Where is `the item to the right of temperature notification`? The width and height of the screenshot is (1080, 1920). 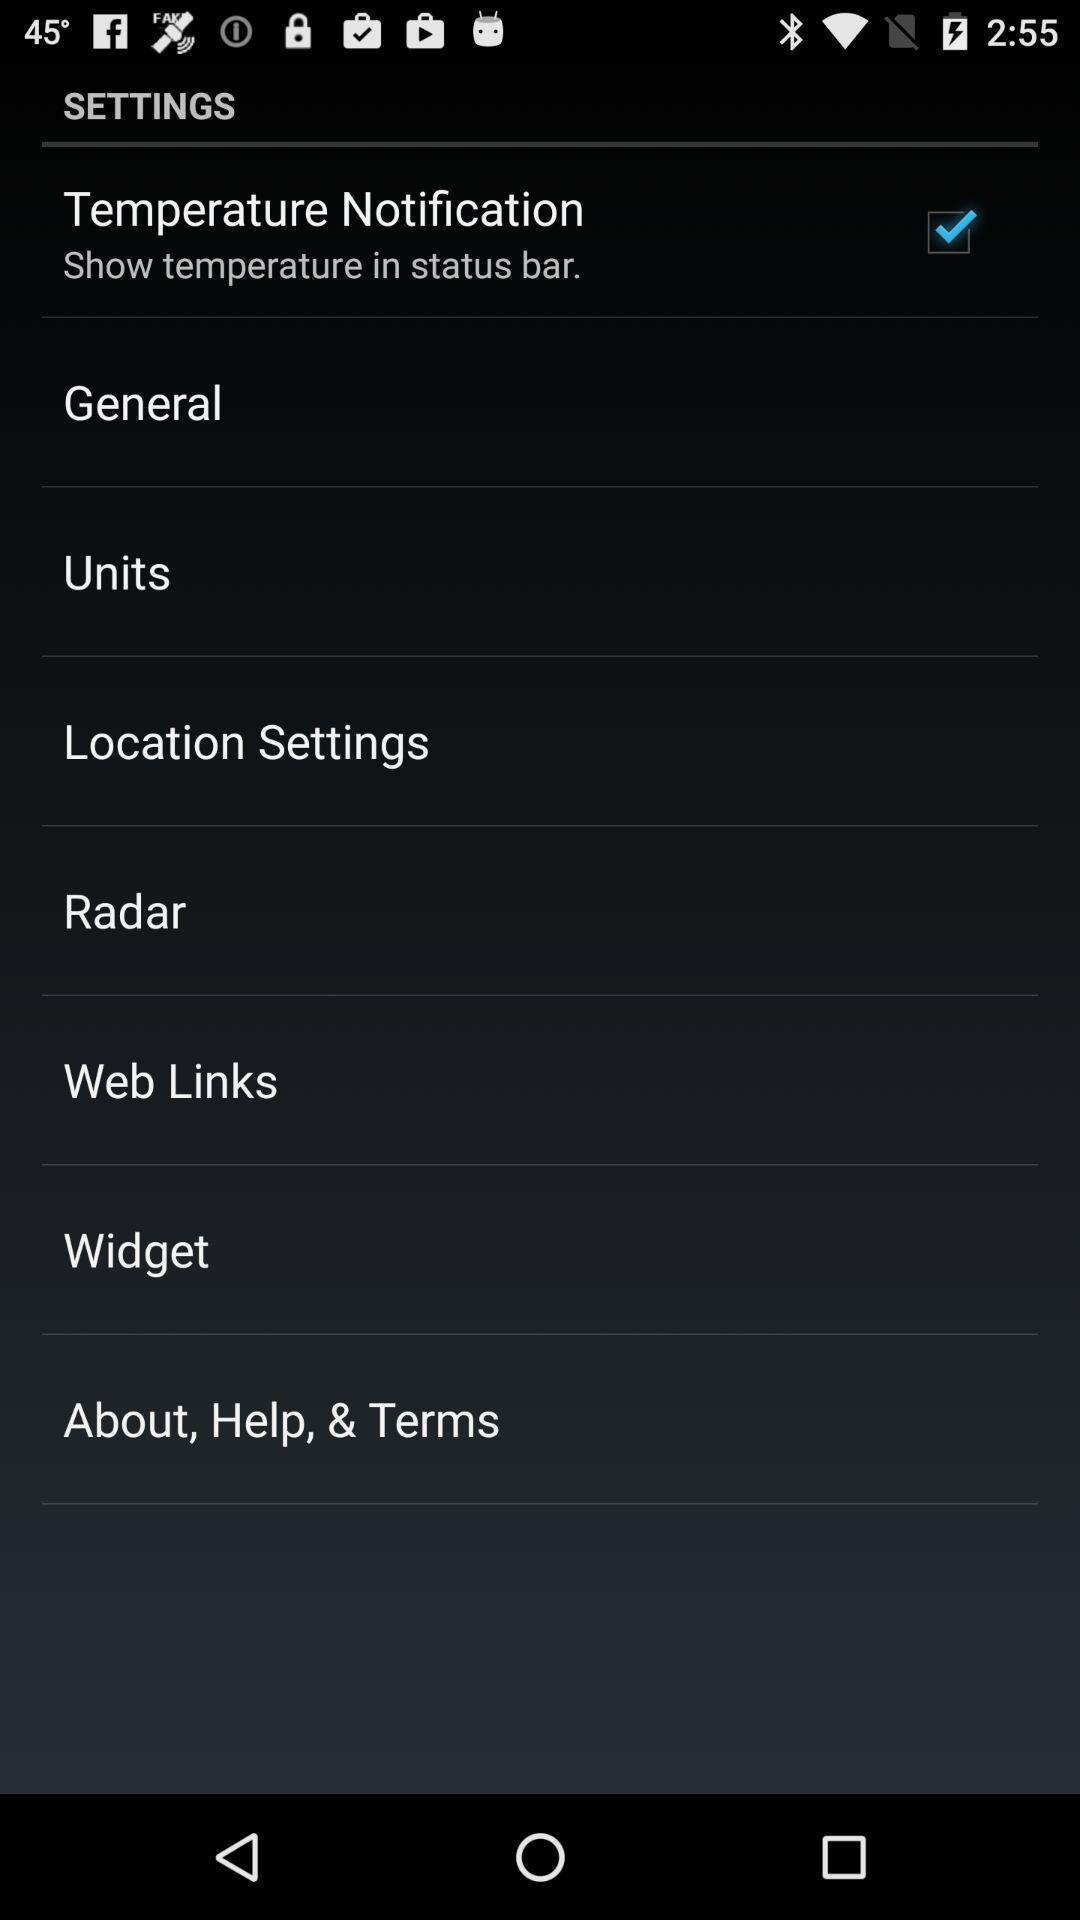 the item to the right of temperature notification is located at coordinates (947, 232).